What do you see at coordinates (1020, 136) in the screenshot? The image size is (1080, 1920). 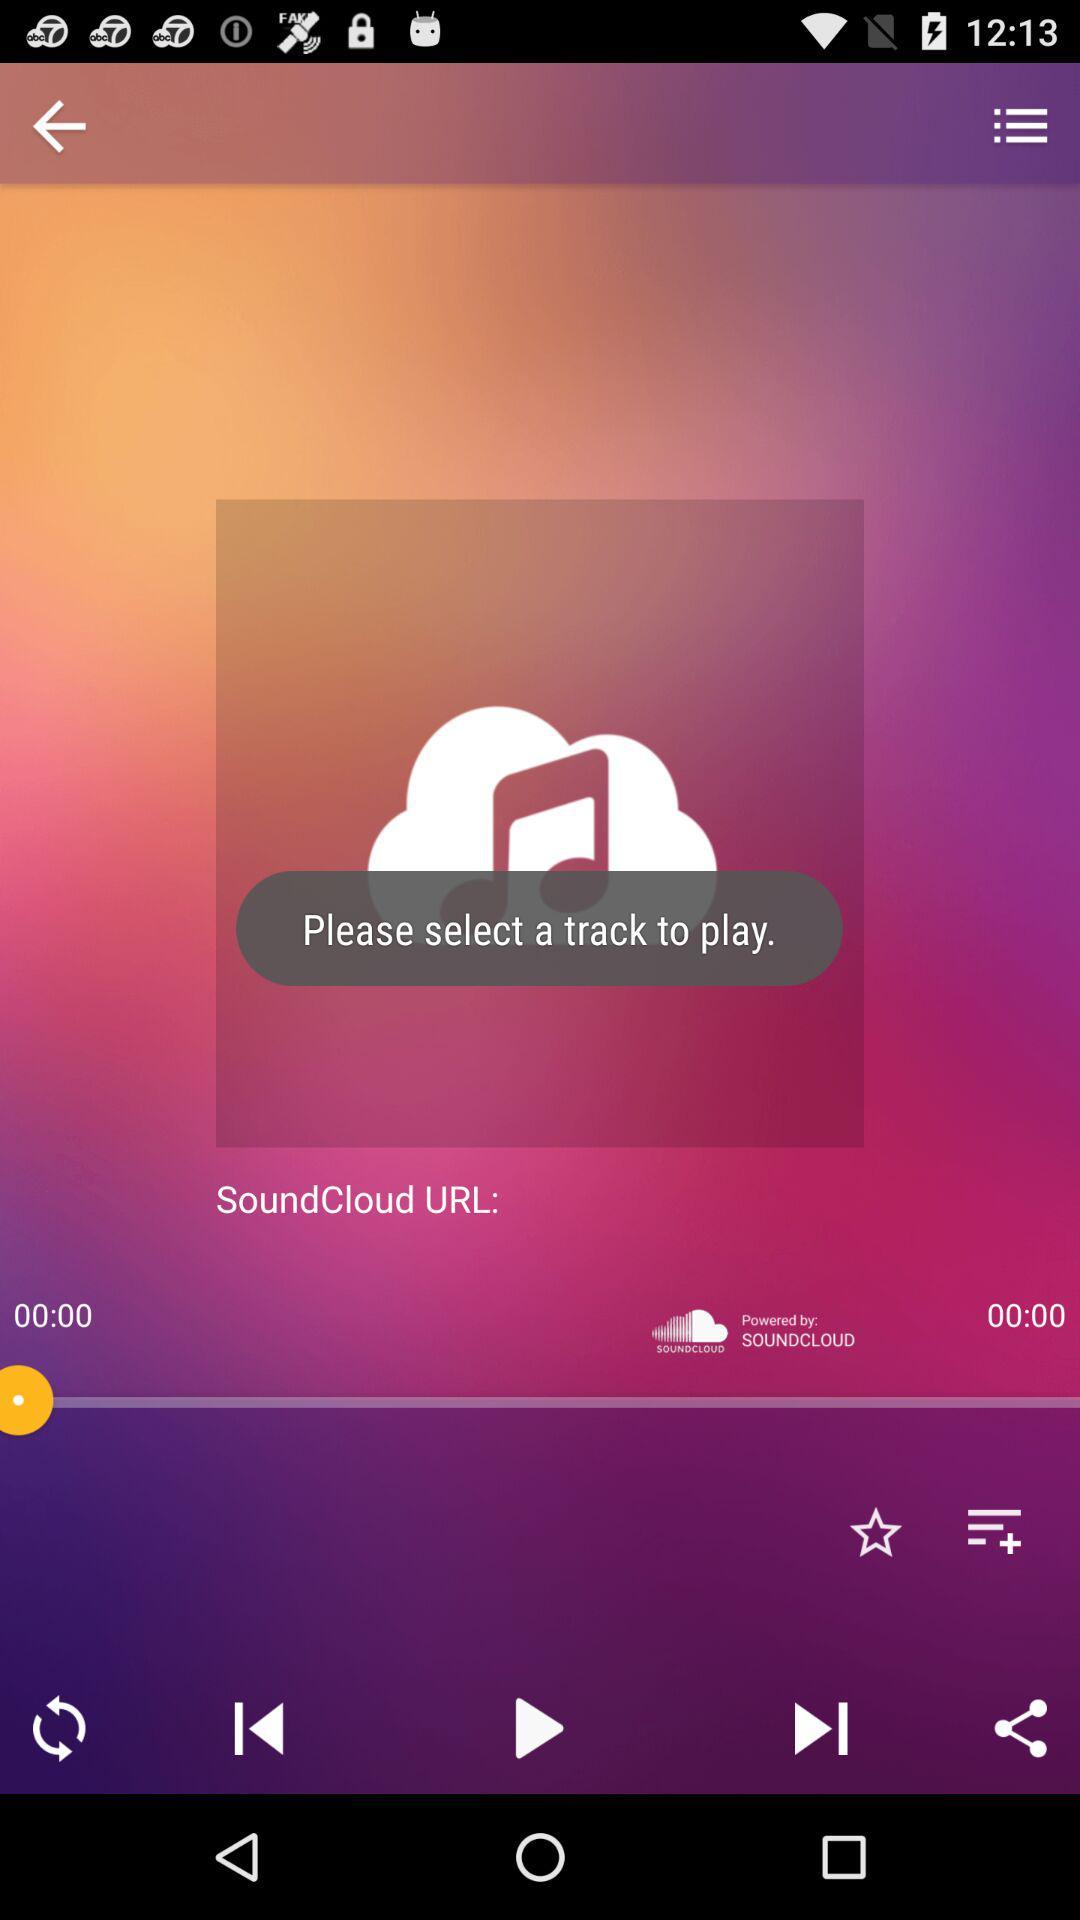 I see `the list icon` at bounding box center [1020, 136].